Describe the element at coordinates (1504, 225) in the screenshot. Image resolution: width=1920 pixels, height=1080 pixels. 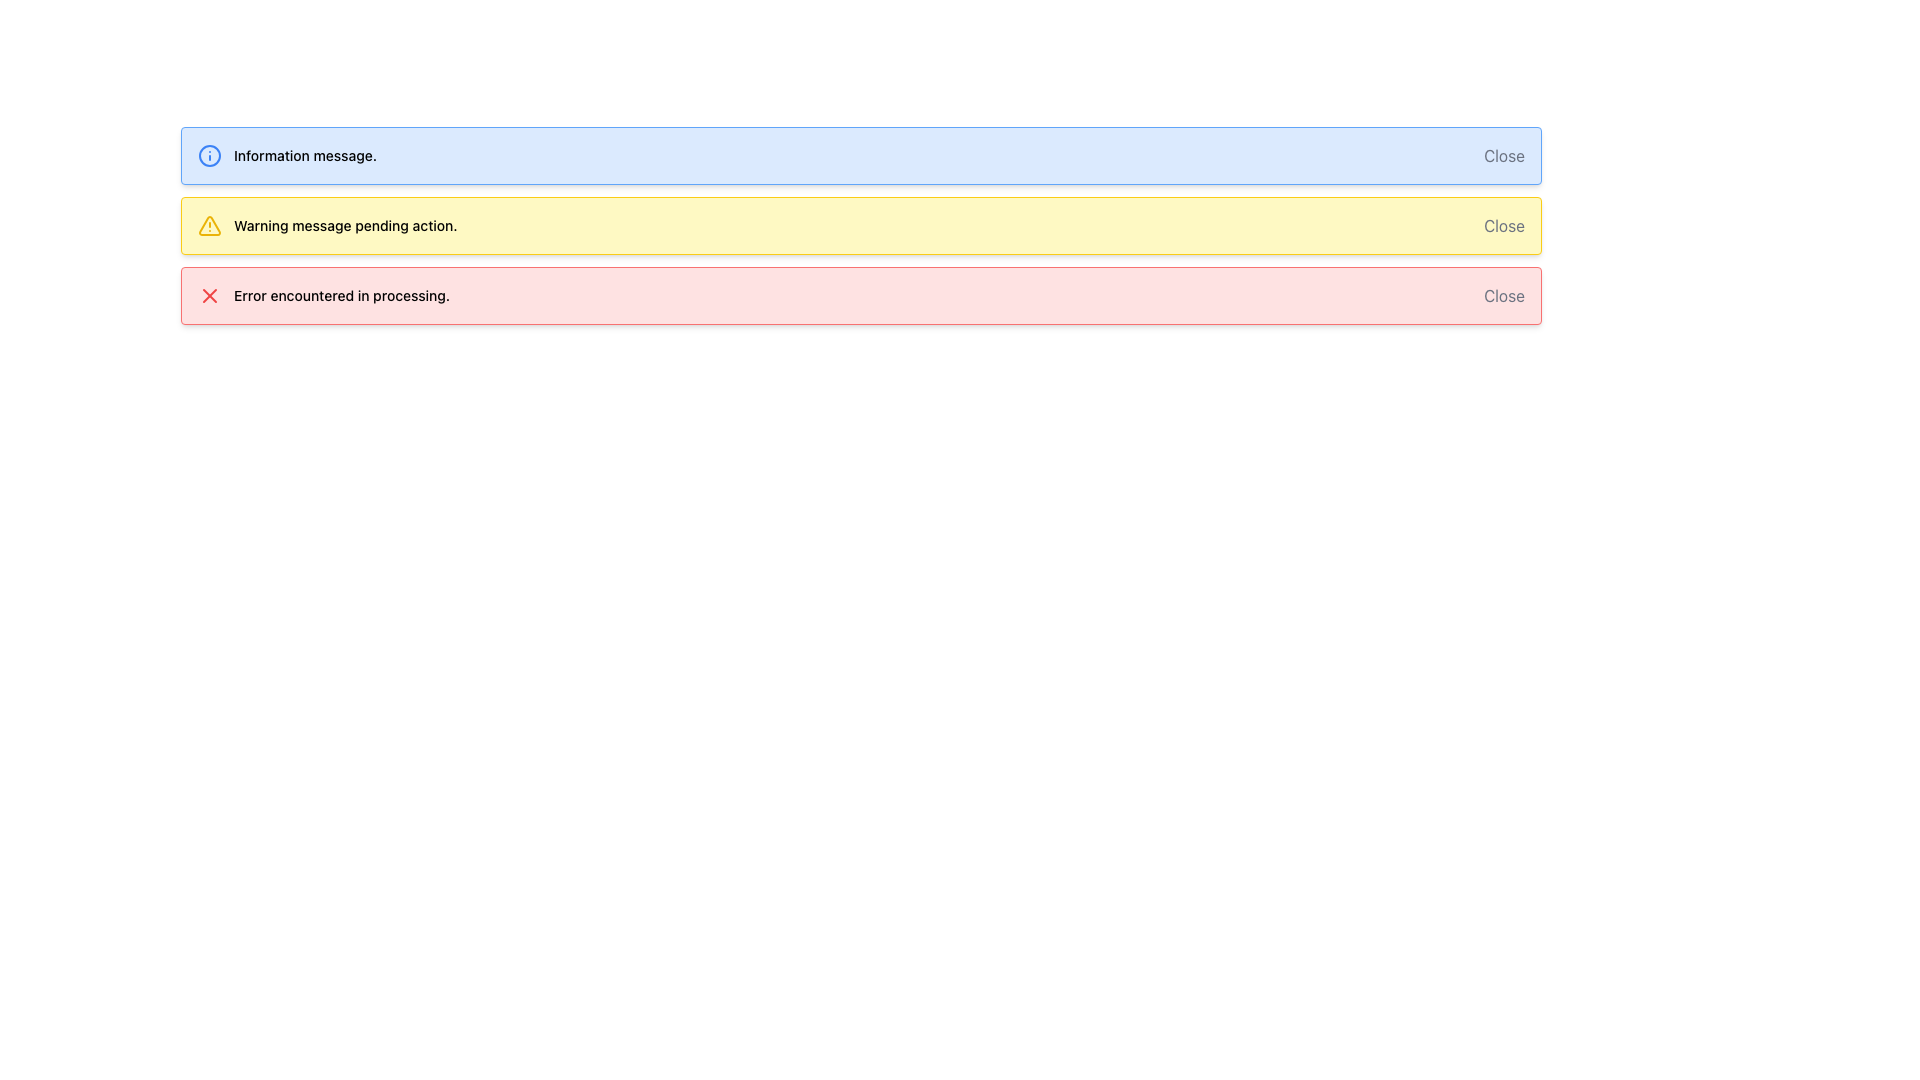
I see `the 'Close' button, which is a clickable text label styled in gray that changes to a darker gray when hovered over, located at the far right of a warning message section` at that location.